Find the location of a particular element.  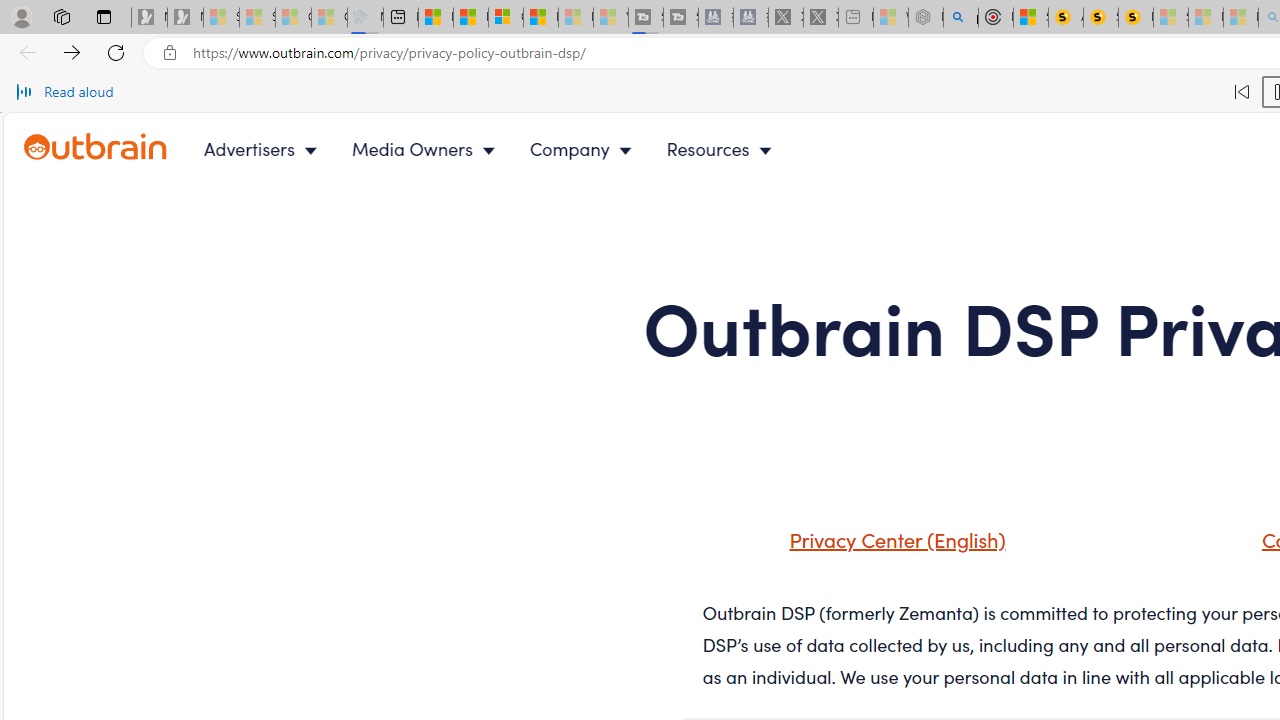

'Outbrain logo - link to homepage' is located at coordinates (118, 148).